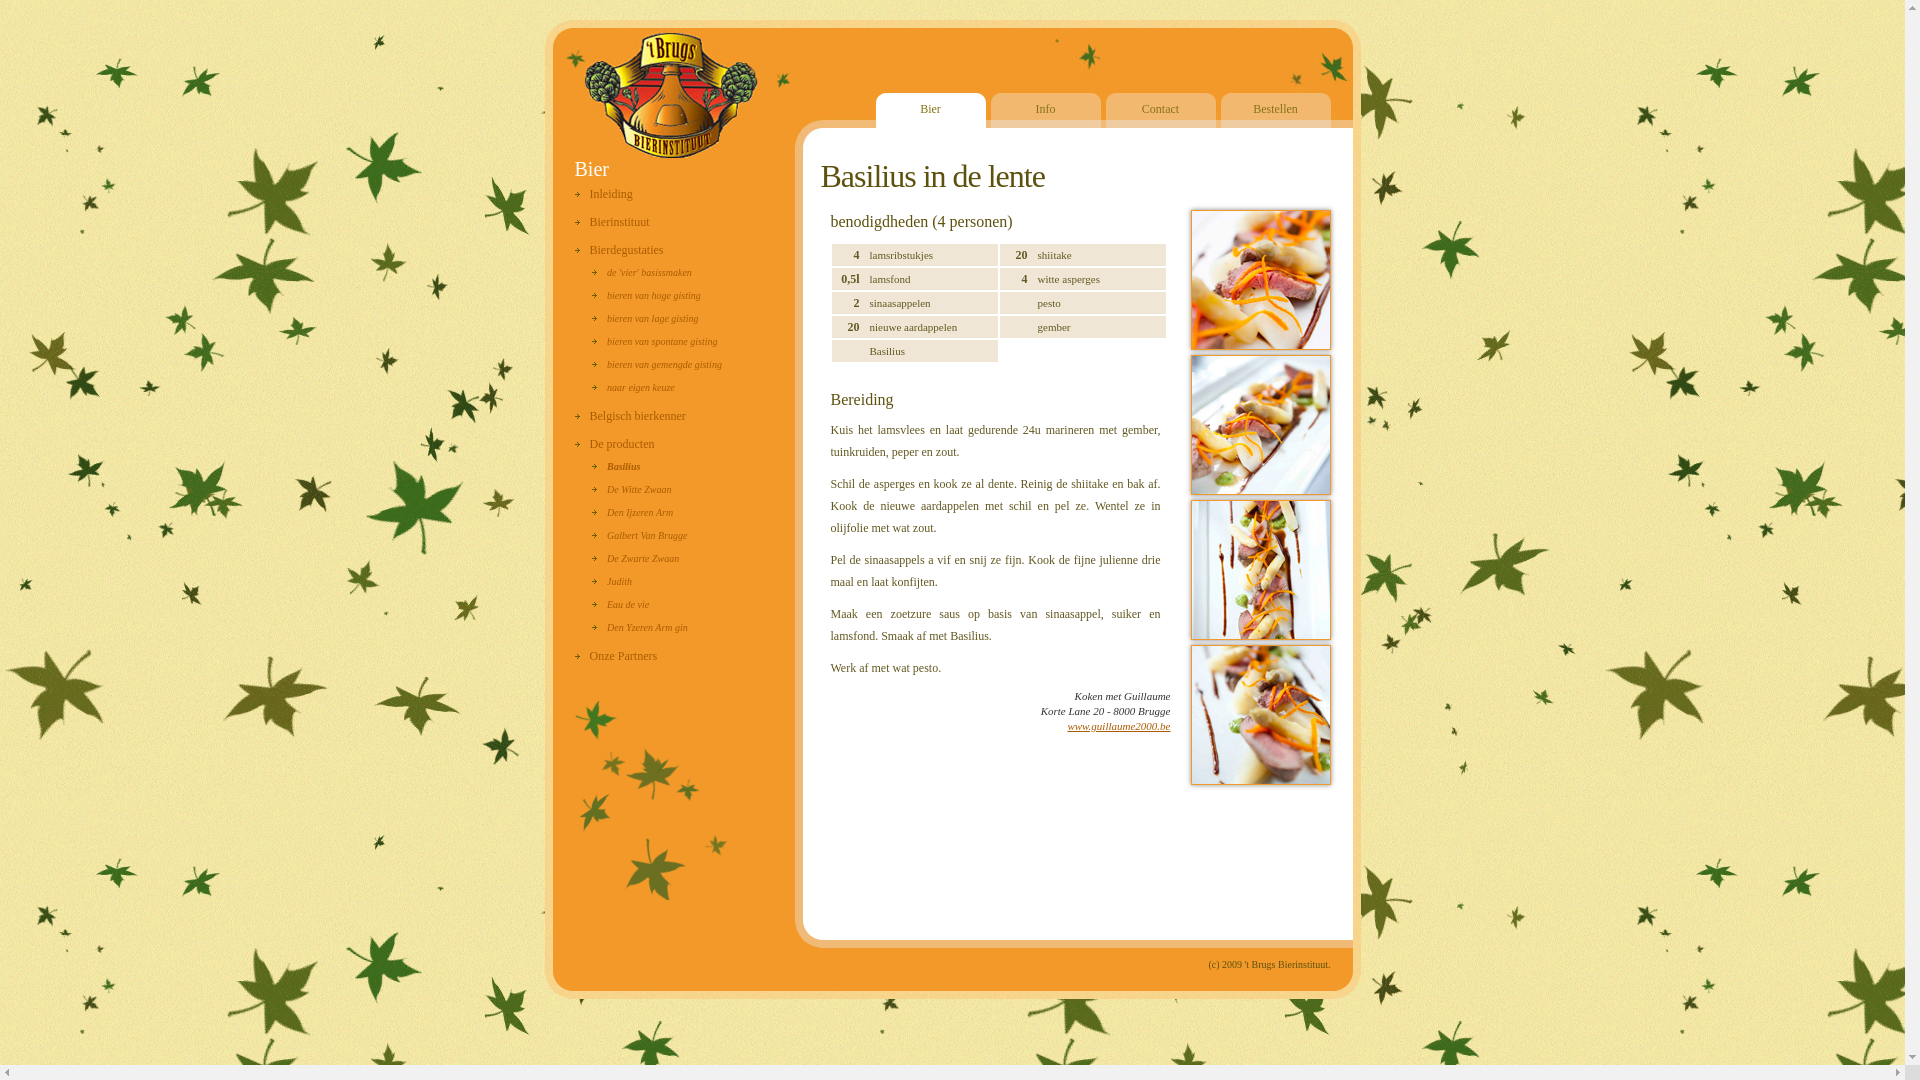  Describe the element at coordinates (590, 387) in the screenshot. I see `'naar eigen keuze'` at that location.